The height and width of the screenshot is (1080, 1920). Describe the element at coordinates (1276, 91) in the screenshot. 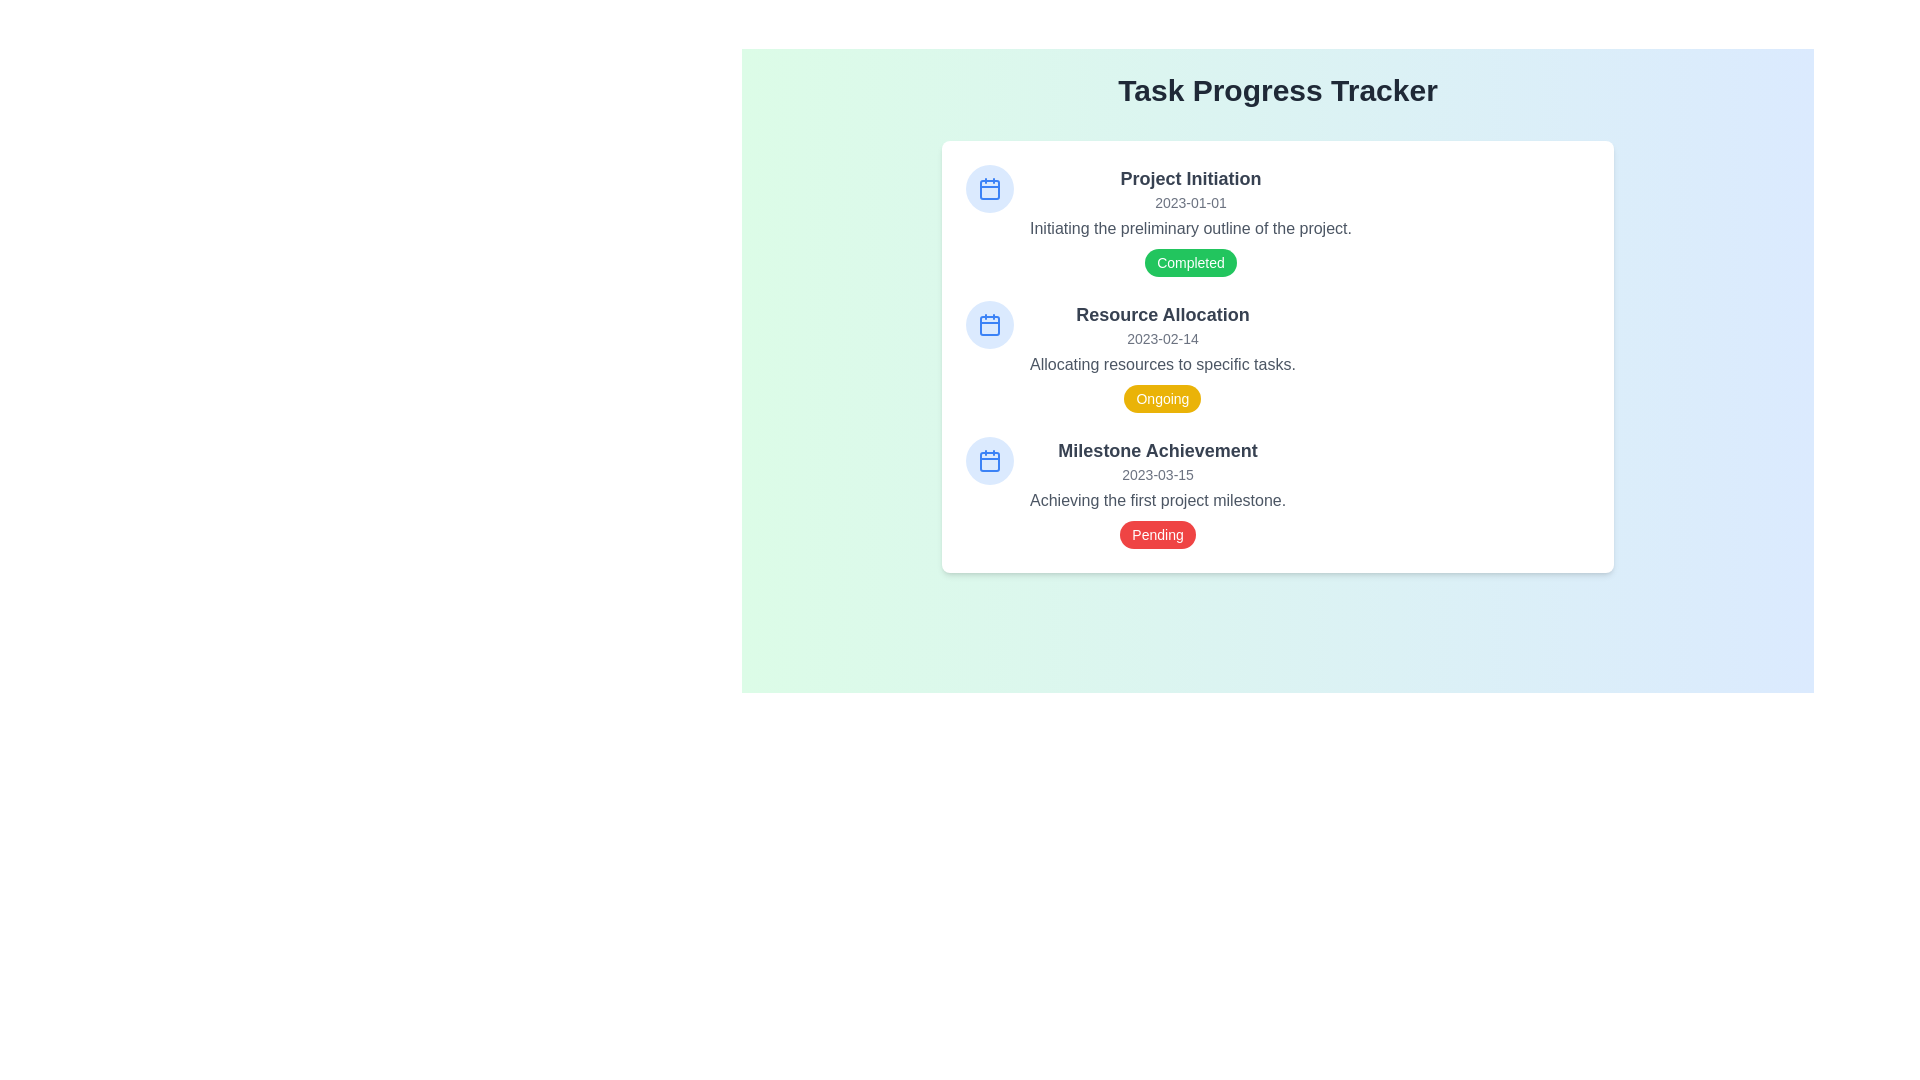

I see `the 'Task Progress Tracker' text element` at that location.